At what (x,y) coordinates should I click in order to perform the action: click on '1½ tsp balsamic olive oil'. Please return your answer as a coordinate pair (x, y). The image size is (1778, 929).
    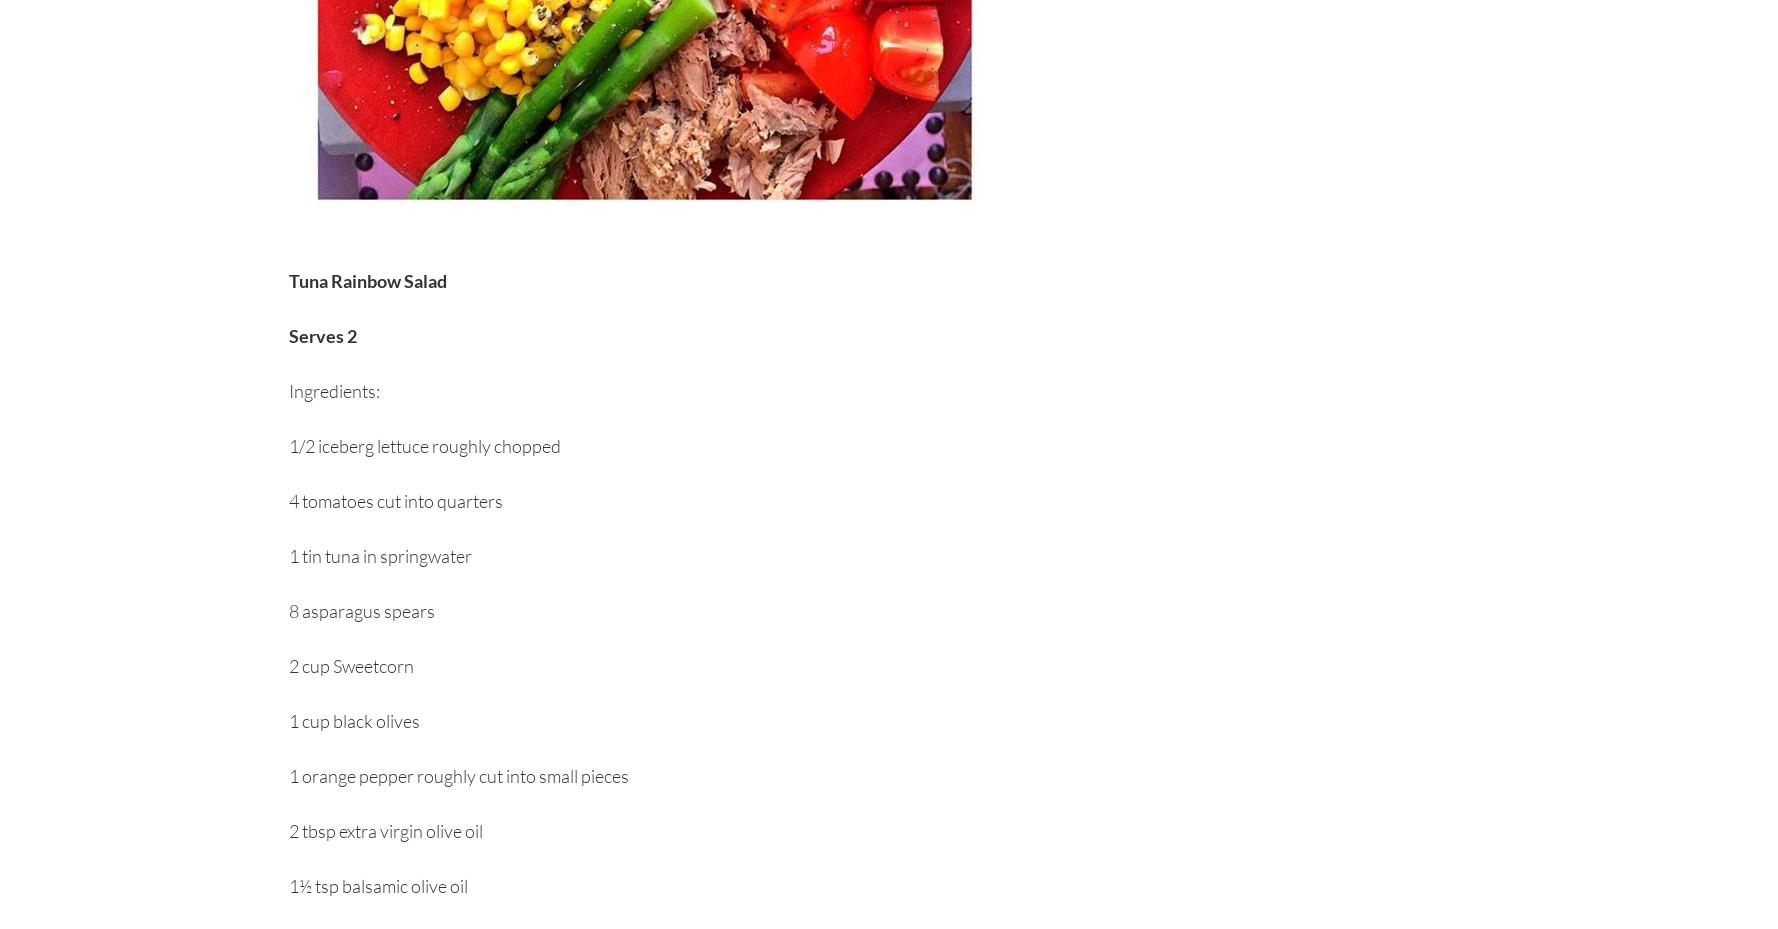
    Looking at the image, I should click on (377, 885).